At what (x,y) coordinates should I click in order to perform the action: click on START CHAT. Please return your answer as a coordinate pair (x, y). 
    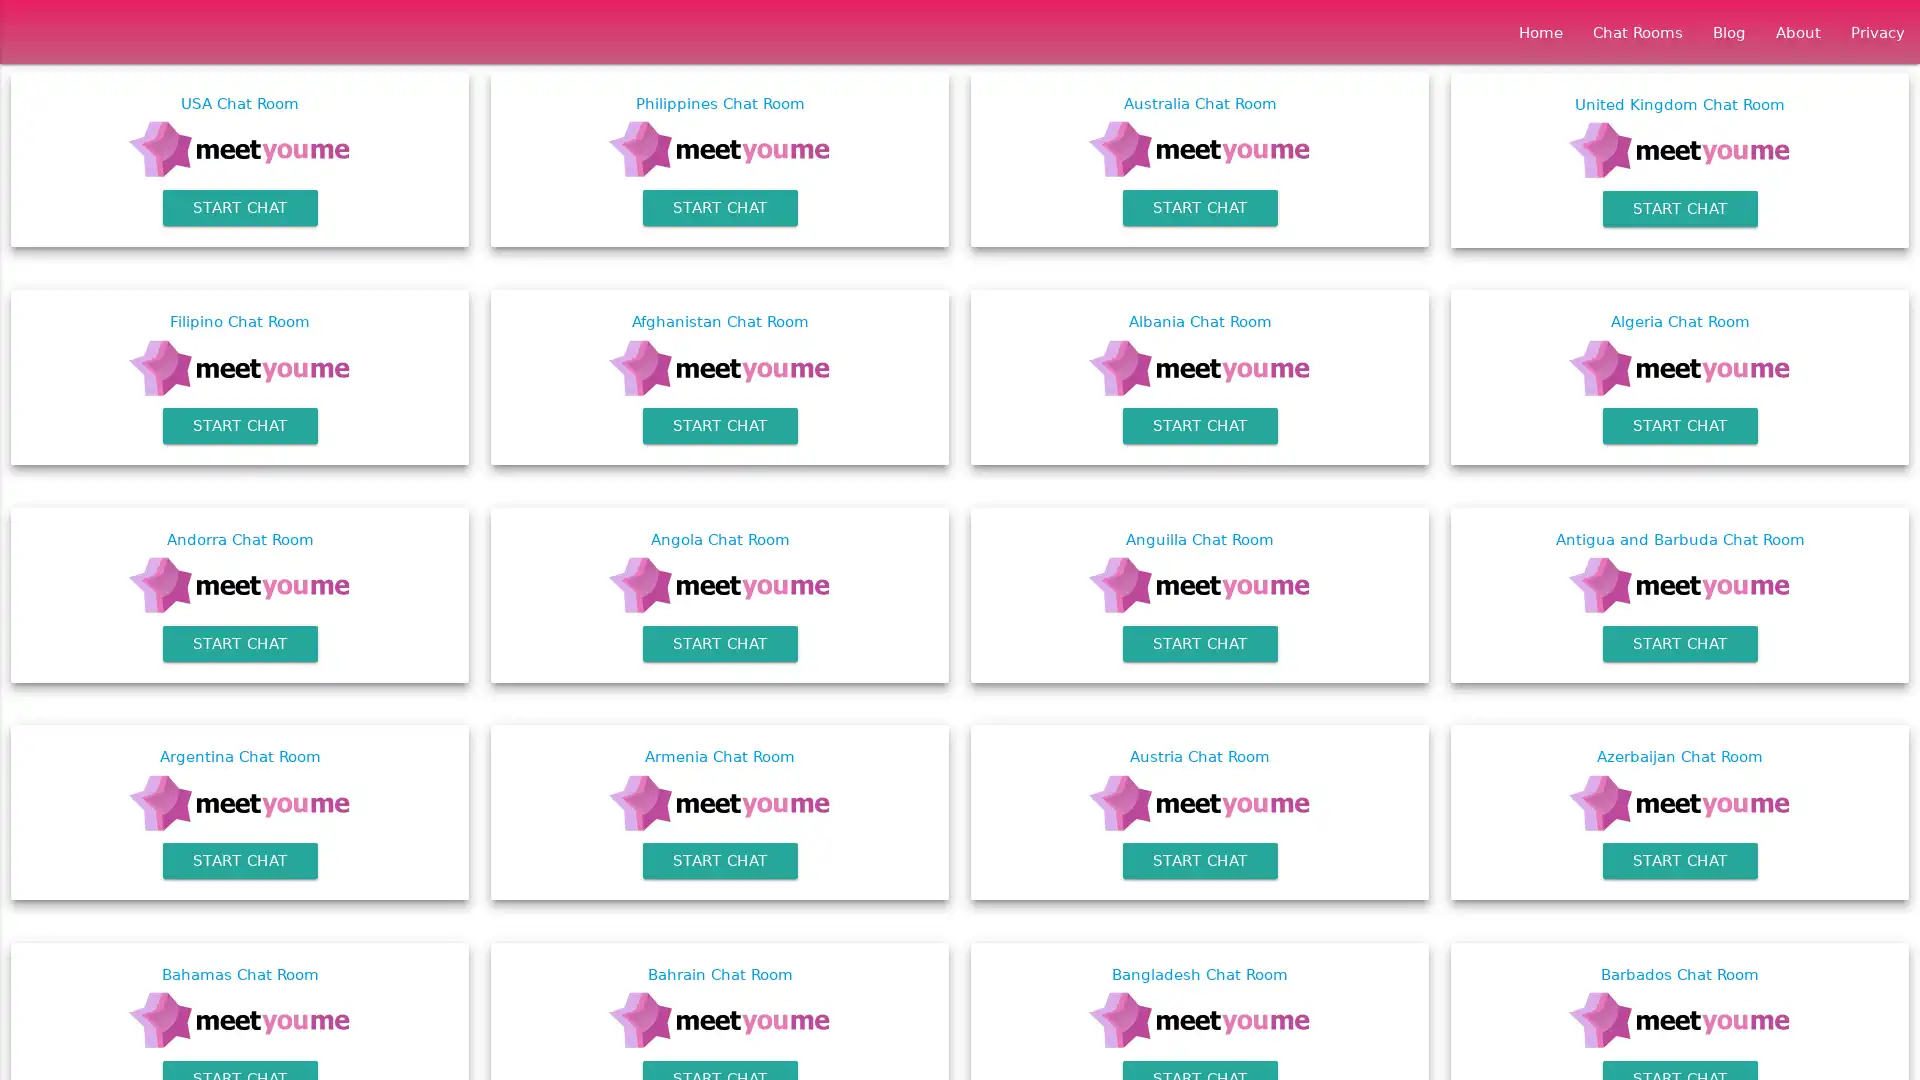
    Looking at the image, I should click on (1199, 859).